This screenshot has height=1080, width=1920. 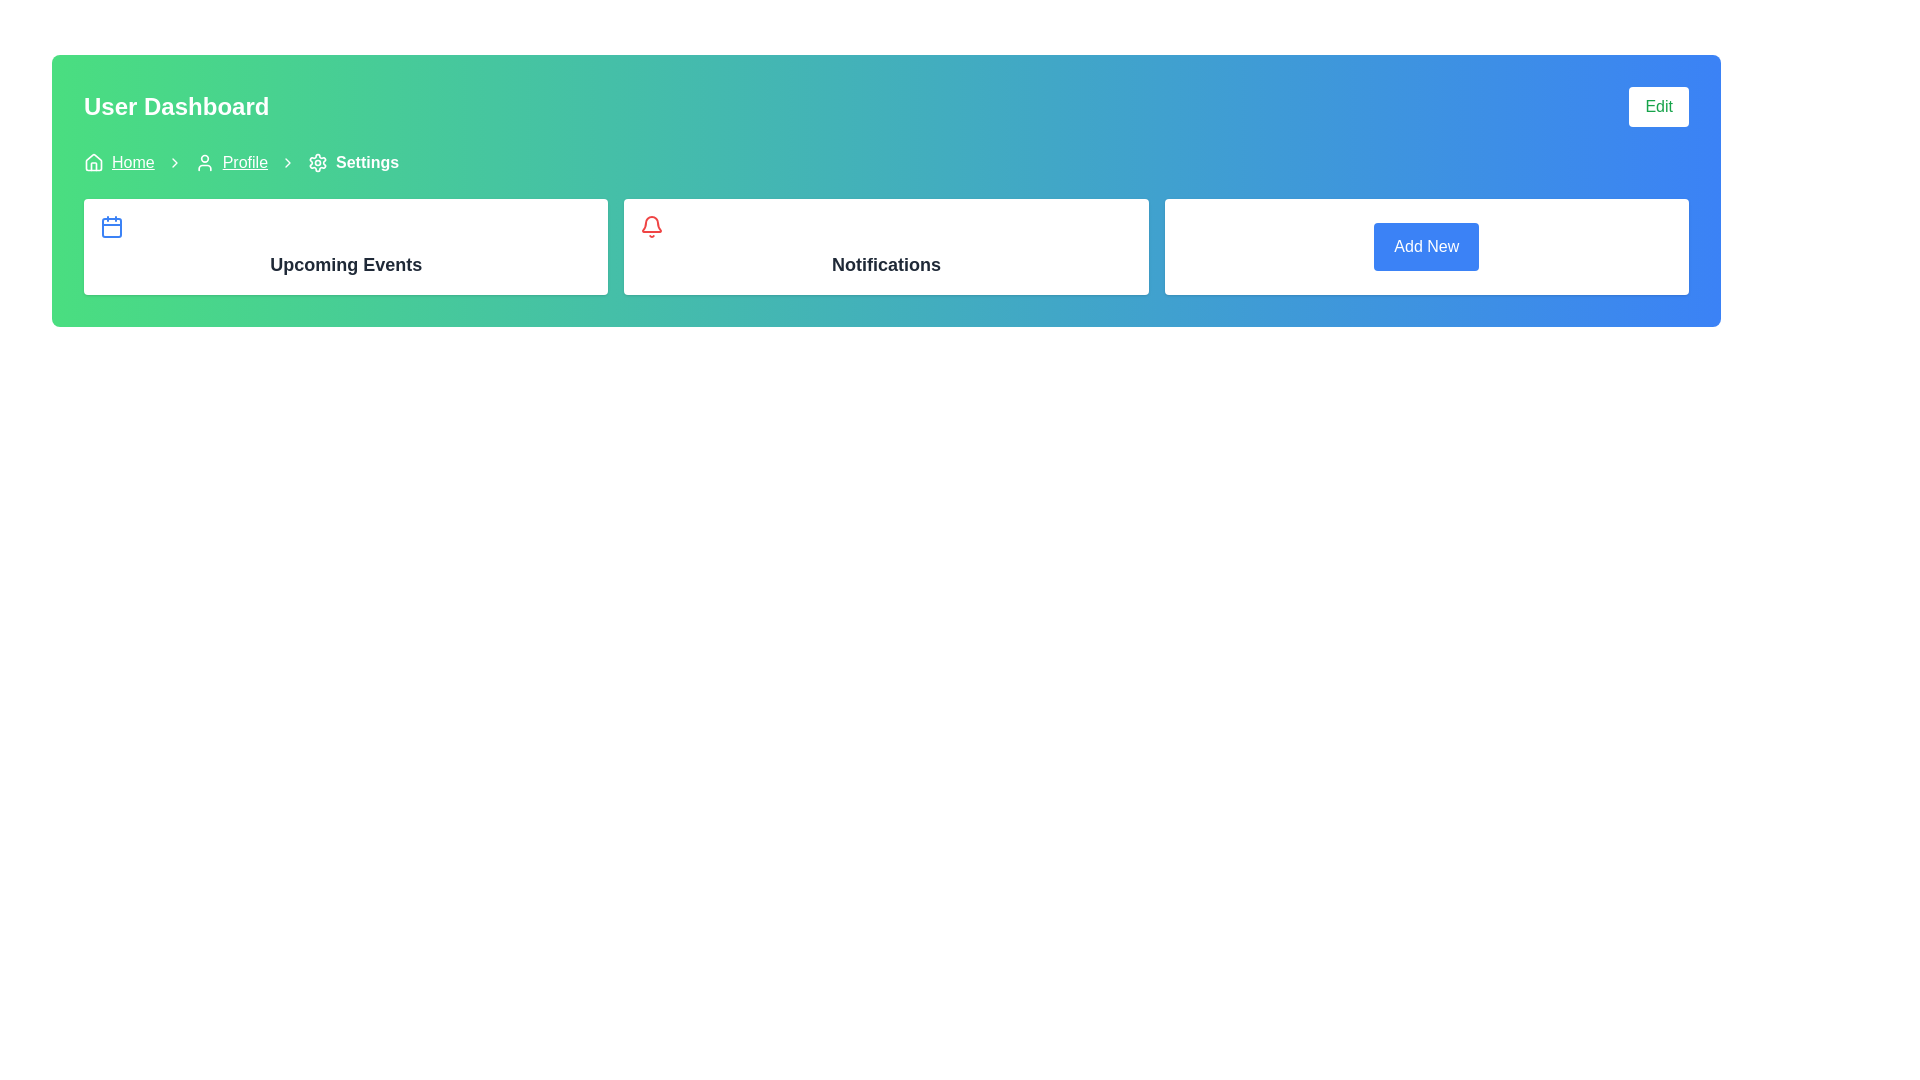 I want to click on the first breadcrumb navigation link located at the top-left corner of the interface, so click(x=118, y=161).